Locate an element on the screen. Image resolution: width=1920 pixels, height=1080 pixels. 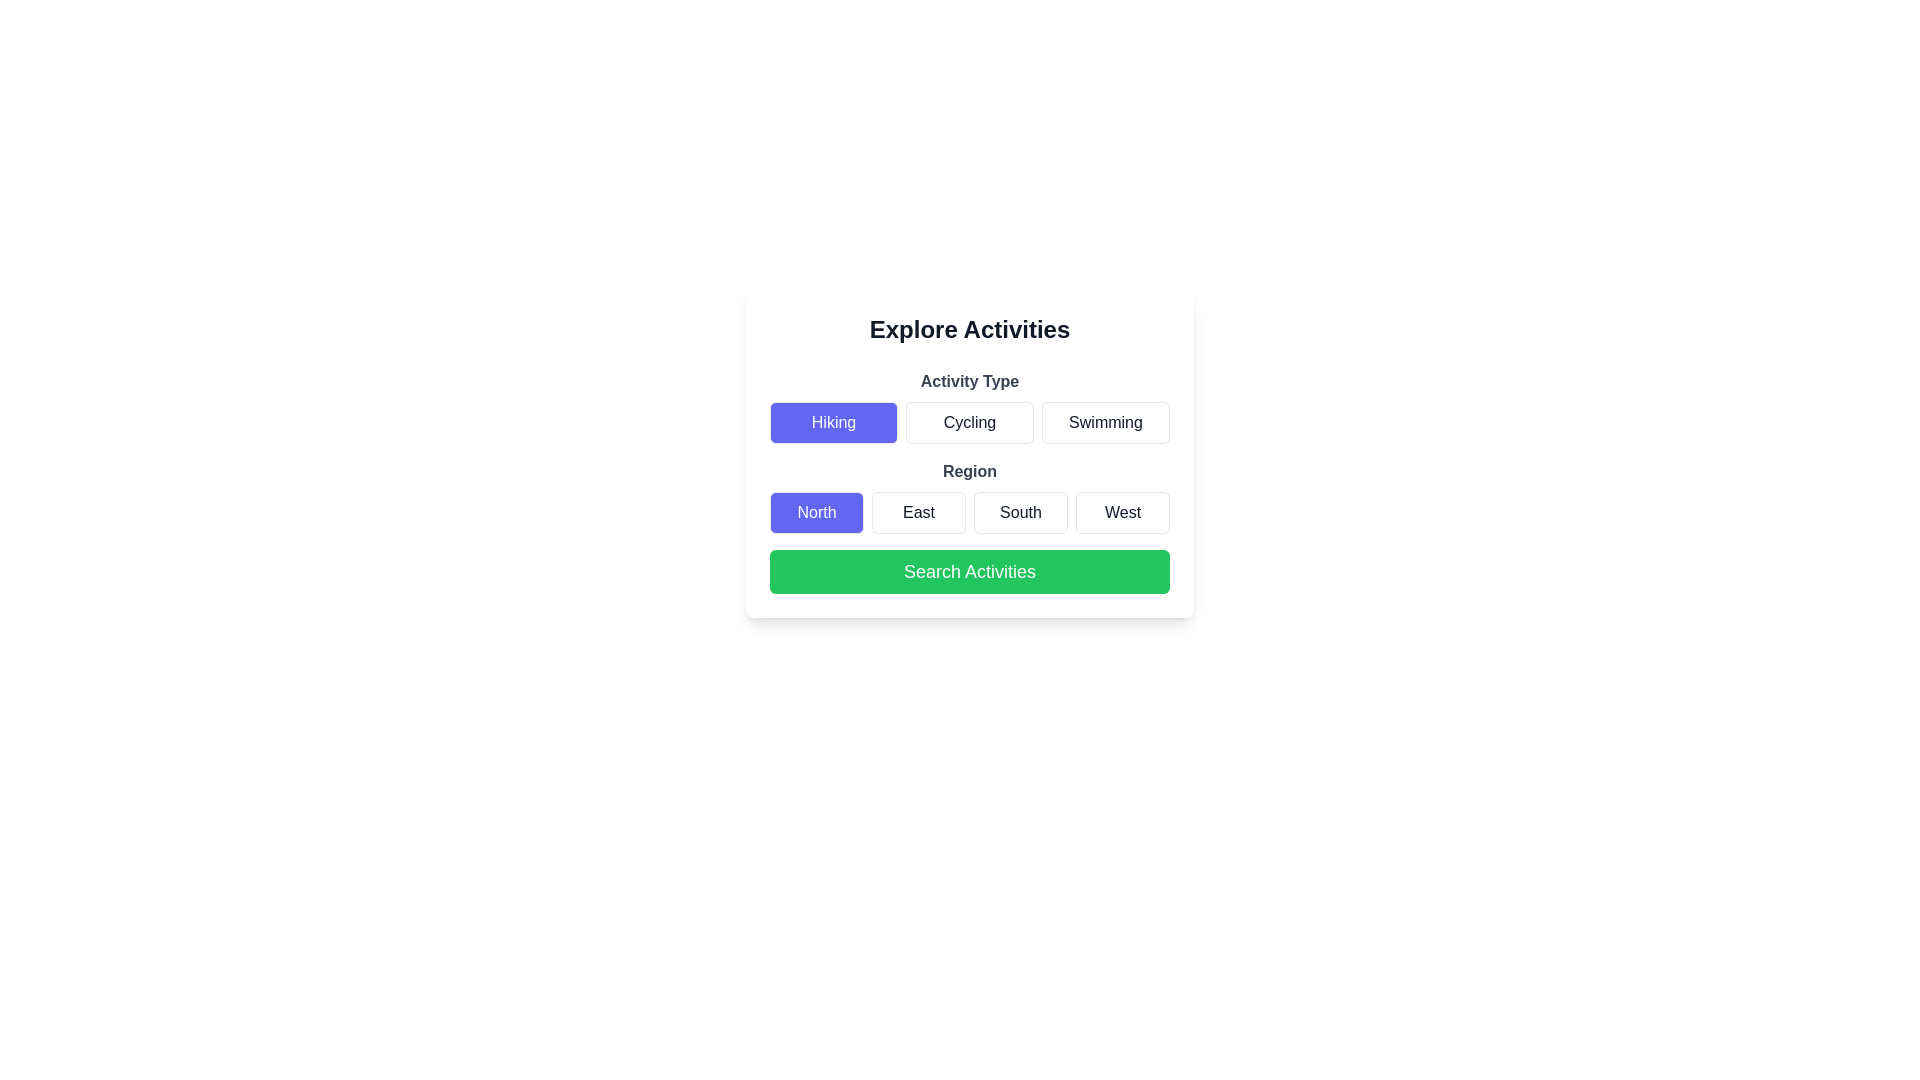
the text label that serves as a header for the activity types, positioned above the buttons labeled 'Hiking', 'Cycling', and 'Swimming' is located at coordinates (969, 381).